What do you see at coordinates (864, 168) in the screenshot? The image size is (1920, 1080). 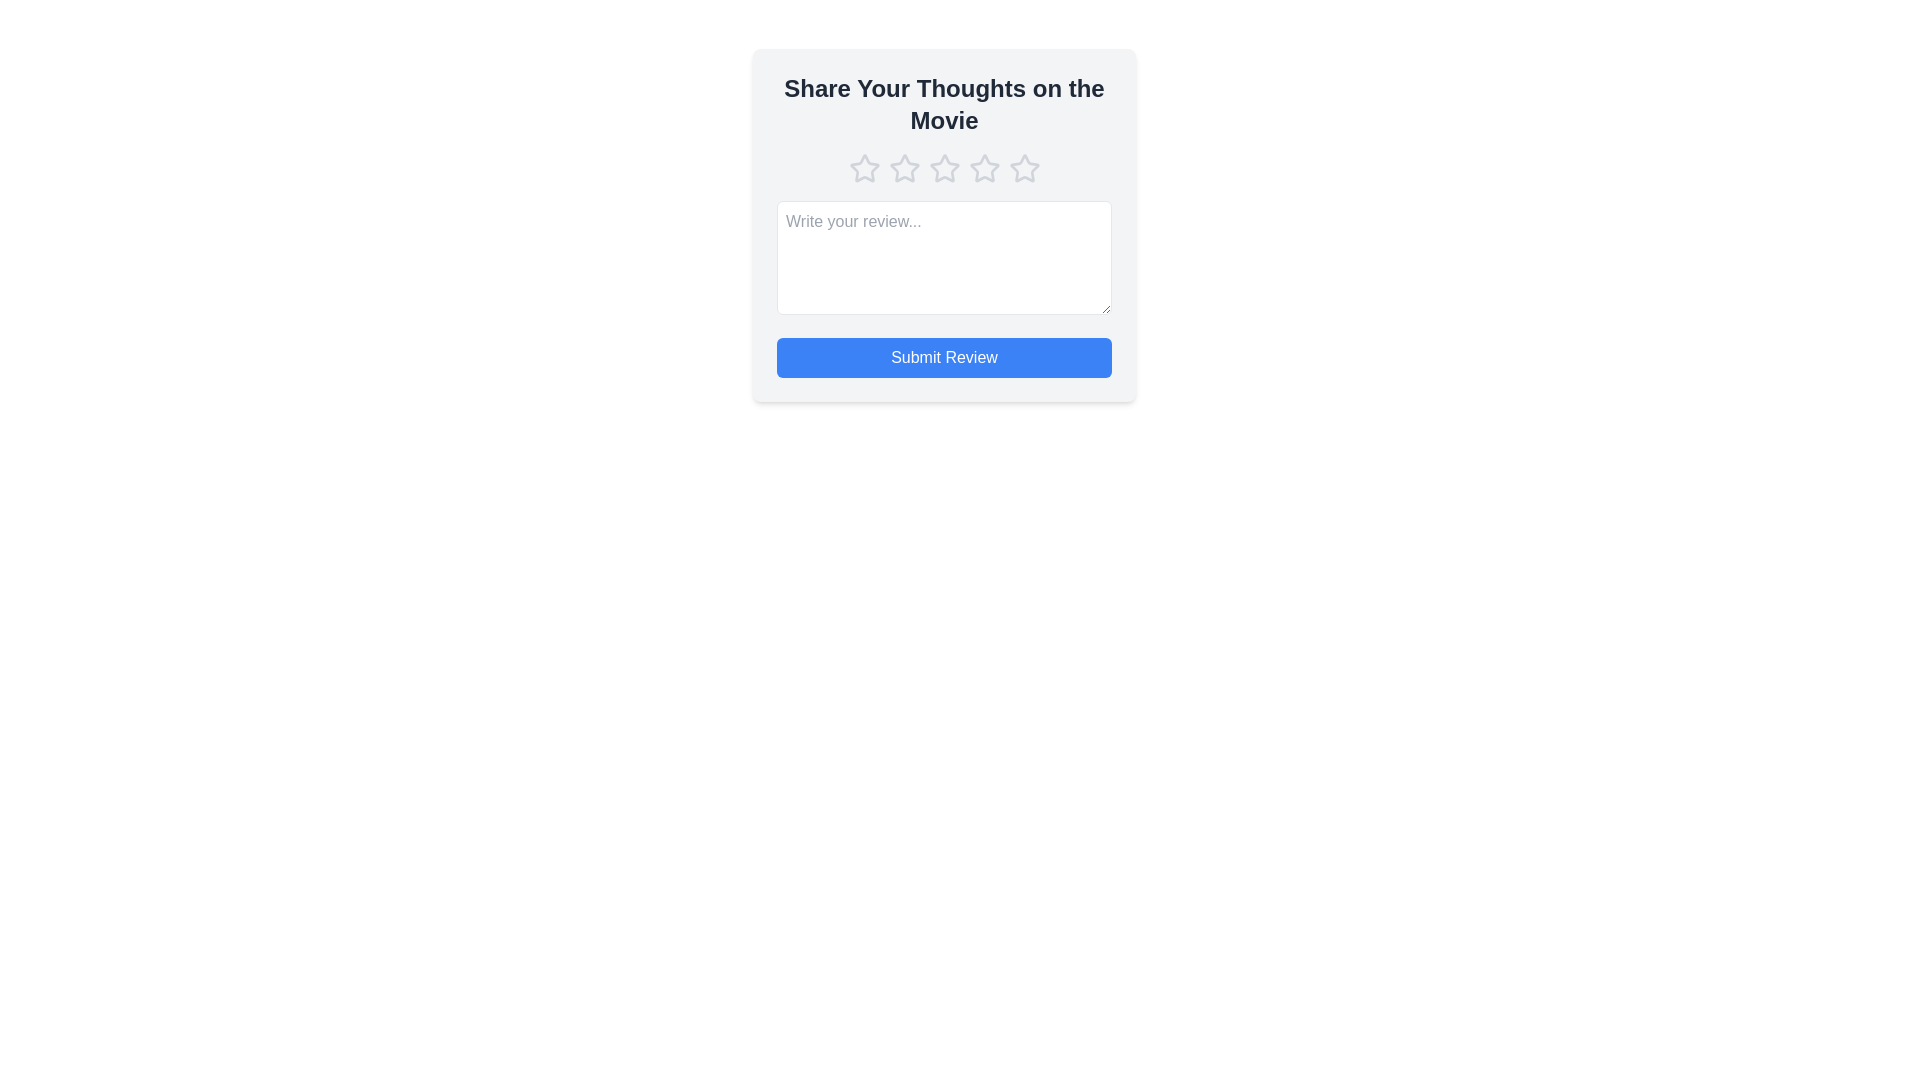 I see `the first star icon in the rating system` at bounding box center [864, 168].